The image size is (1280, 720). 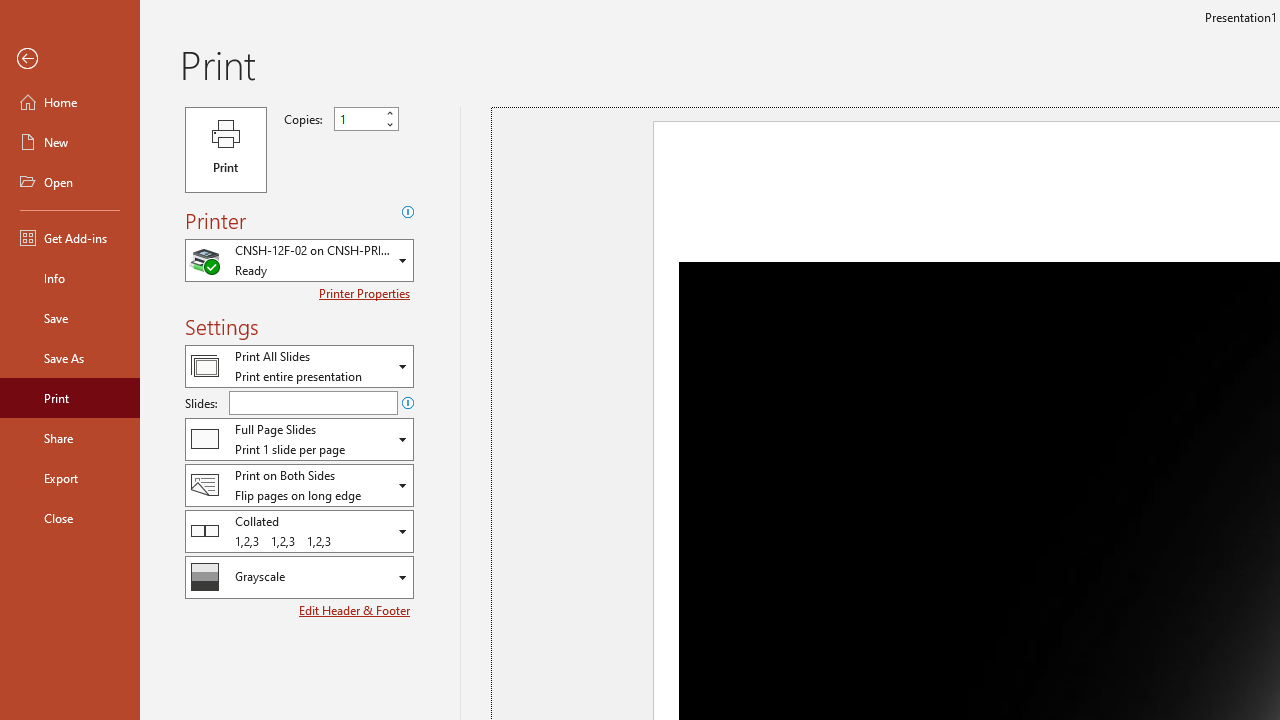 What do you see at coordinates (298, 259) in the screenshot?
I see `'Which Printer'` at bounding box center [298, 259].